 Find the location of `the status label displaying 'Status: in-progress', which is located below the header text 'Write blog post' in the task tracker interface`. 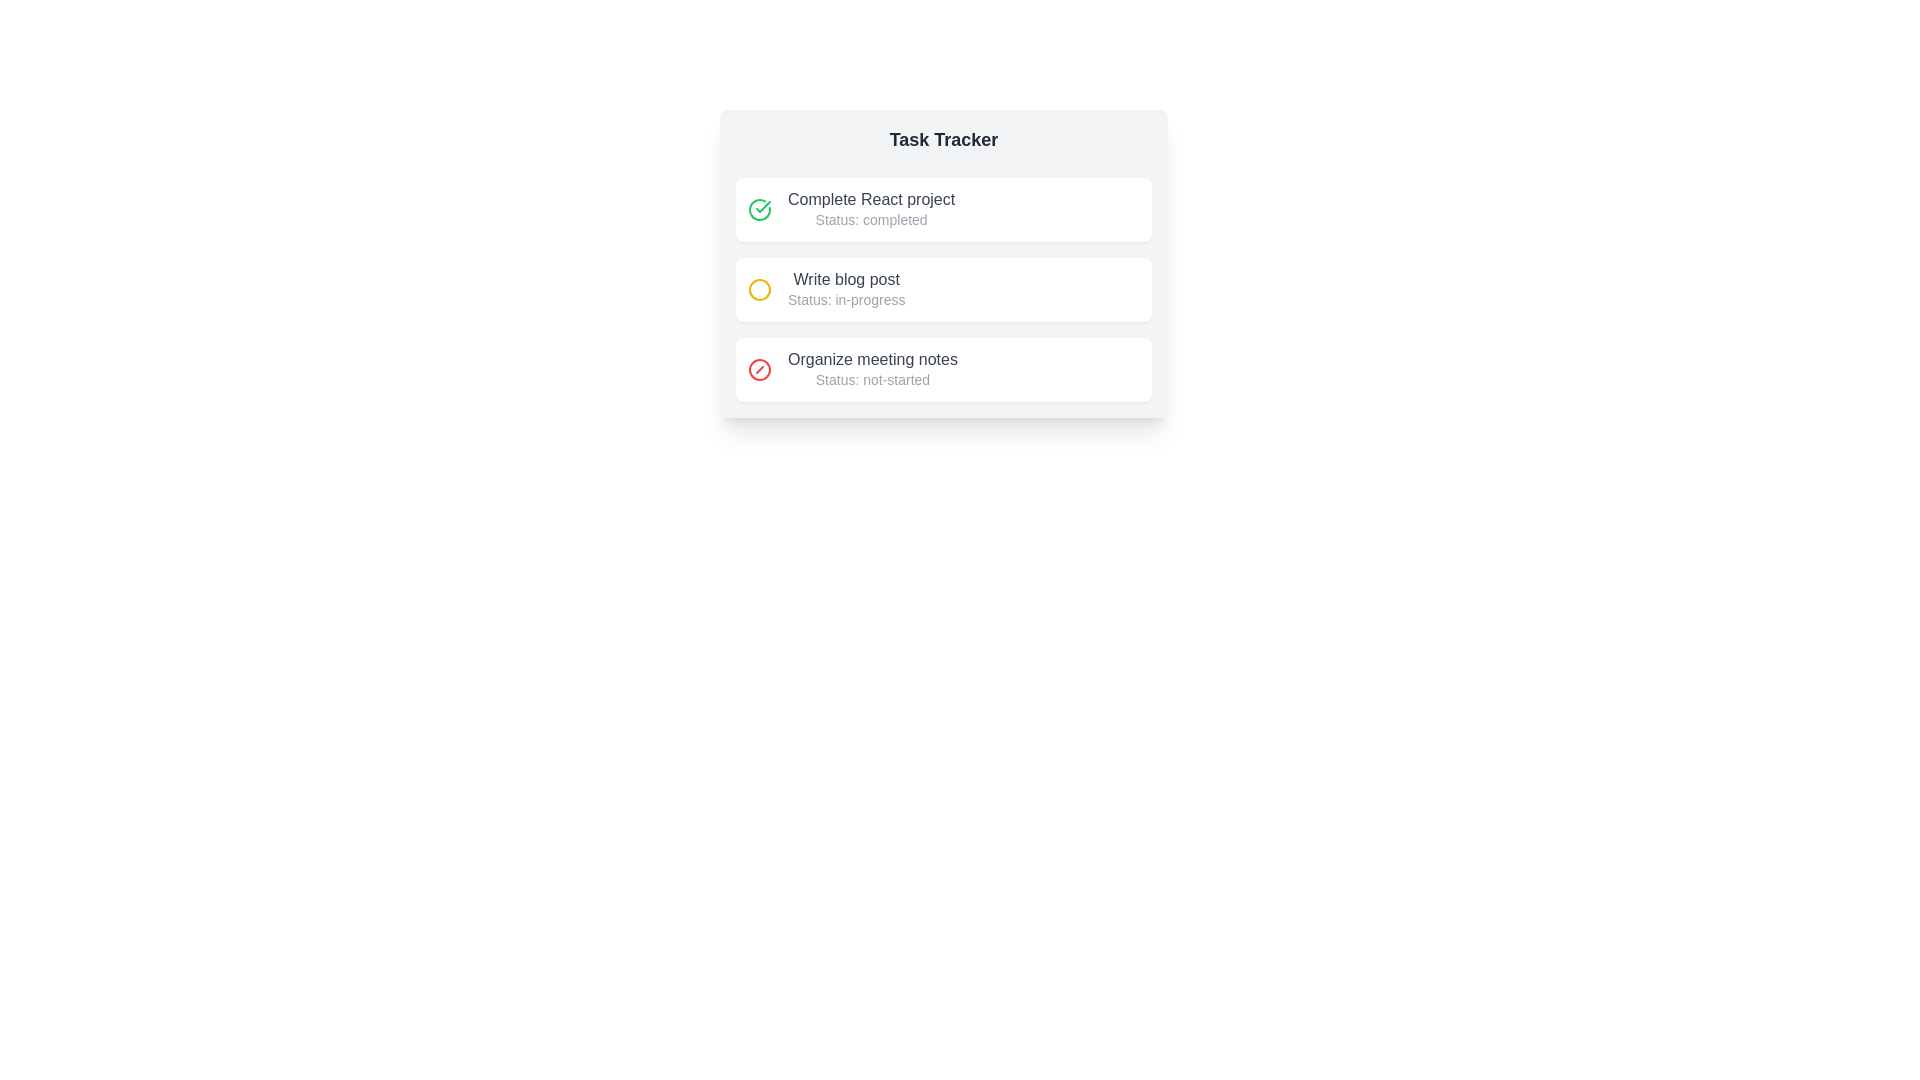

the status label displaying 'Status: in-progress', which is located below the header text 'Write blog post' in the task tracker interface is located at coordinates (846, 300).